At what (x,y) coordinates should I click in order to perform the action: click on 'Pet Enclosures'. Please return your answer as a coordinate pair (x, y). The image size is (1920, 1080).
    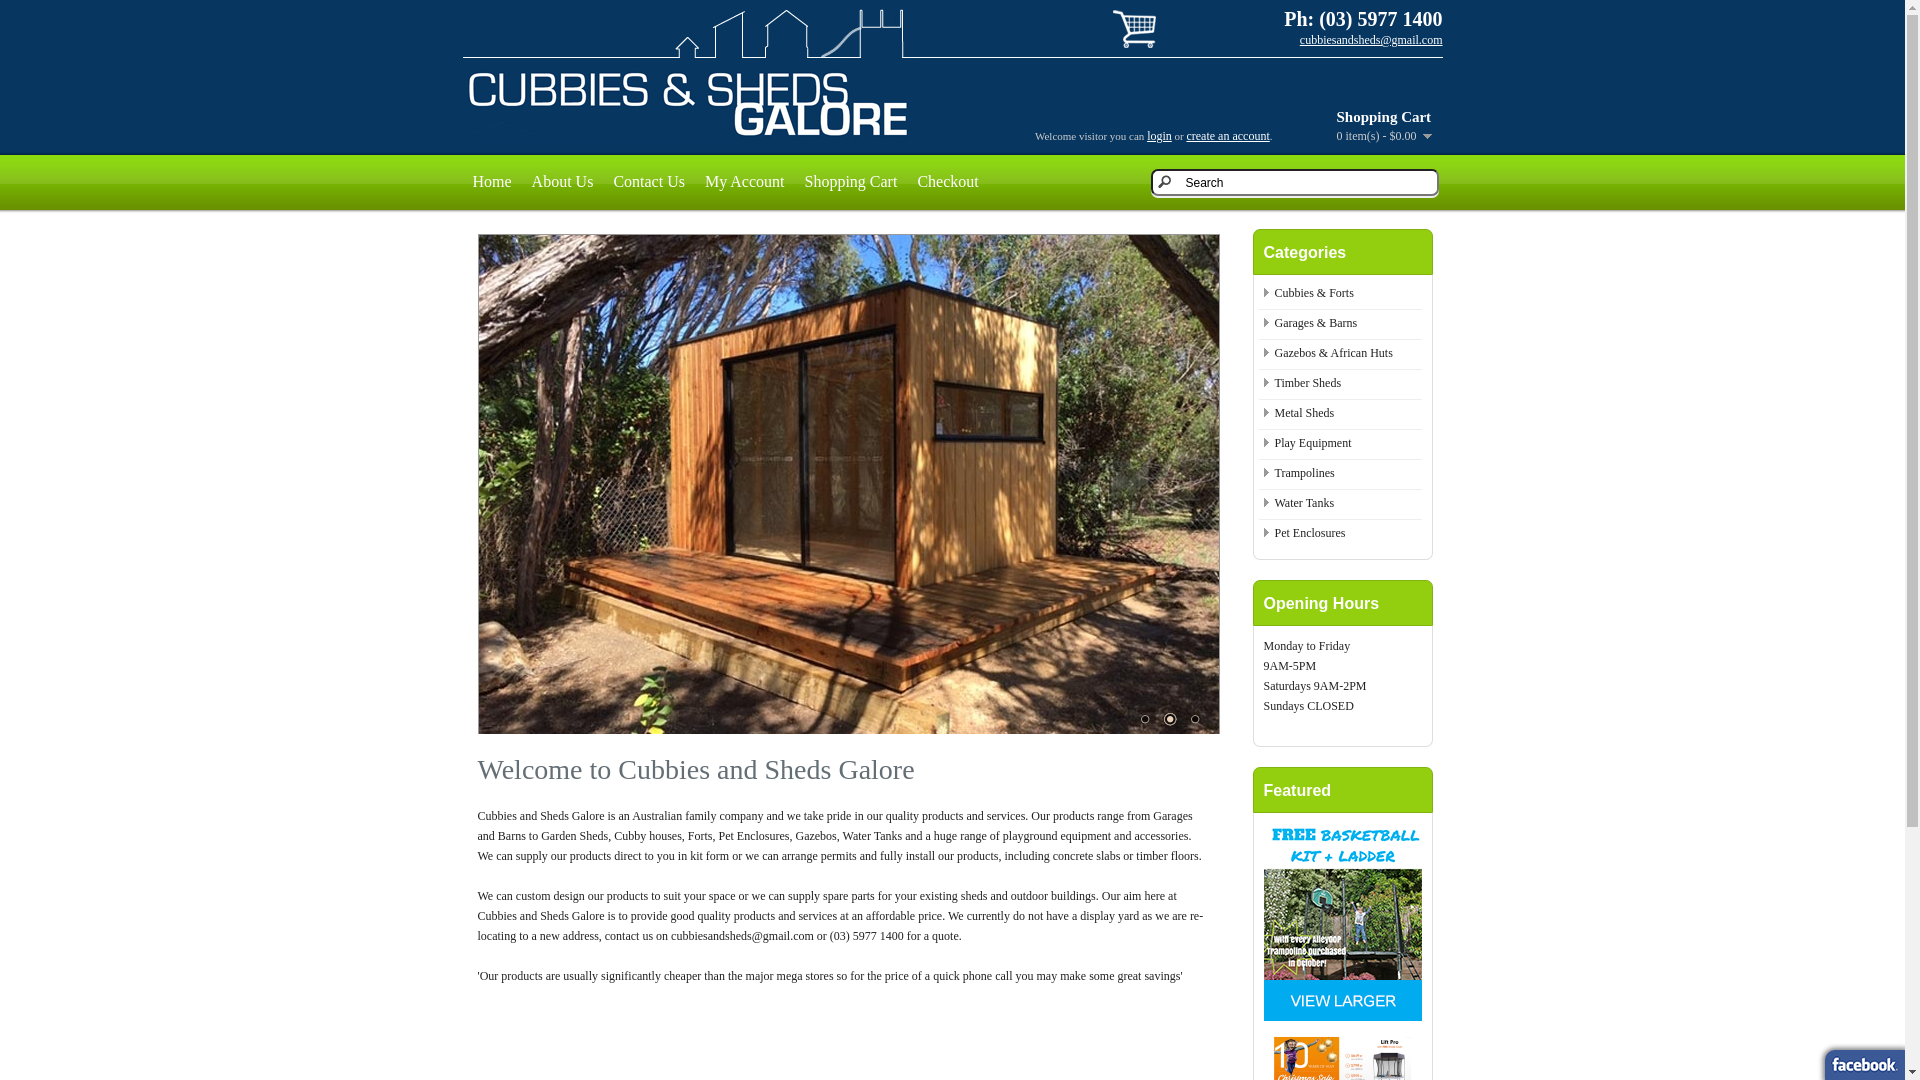
    Looking at the image, I should click on (1272, 531).